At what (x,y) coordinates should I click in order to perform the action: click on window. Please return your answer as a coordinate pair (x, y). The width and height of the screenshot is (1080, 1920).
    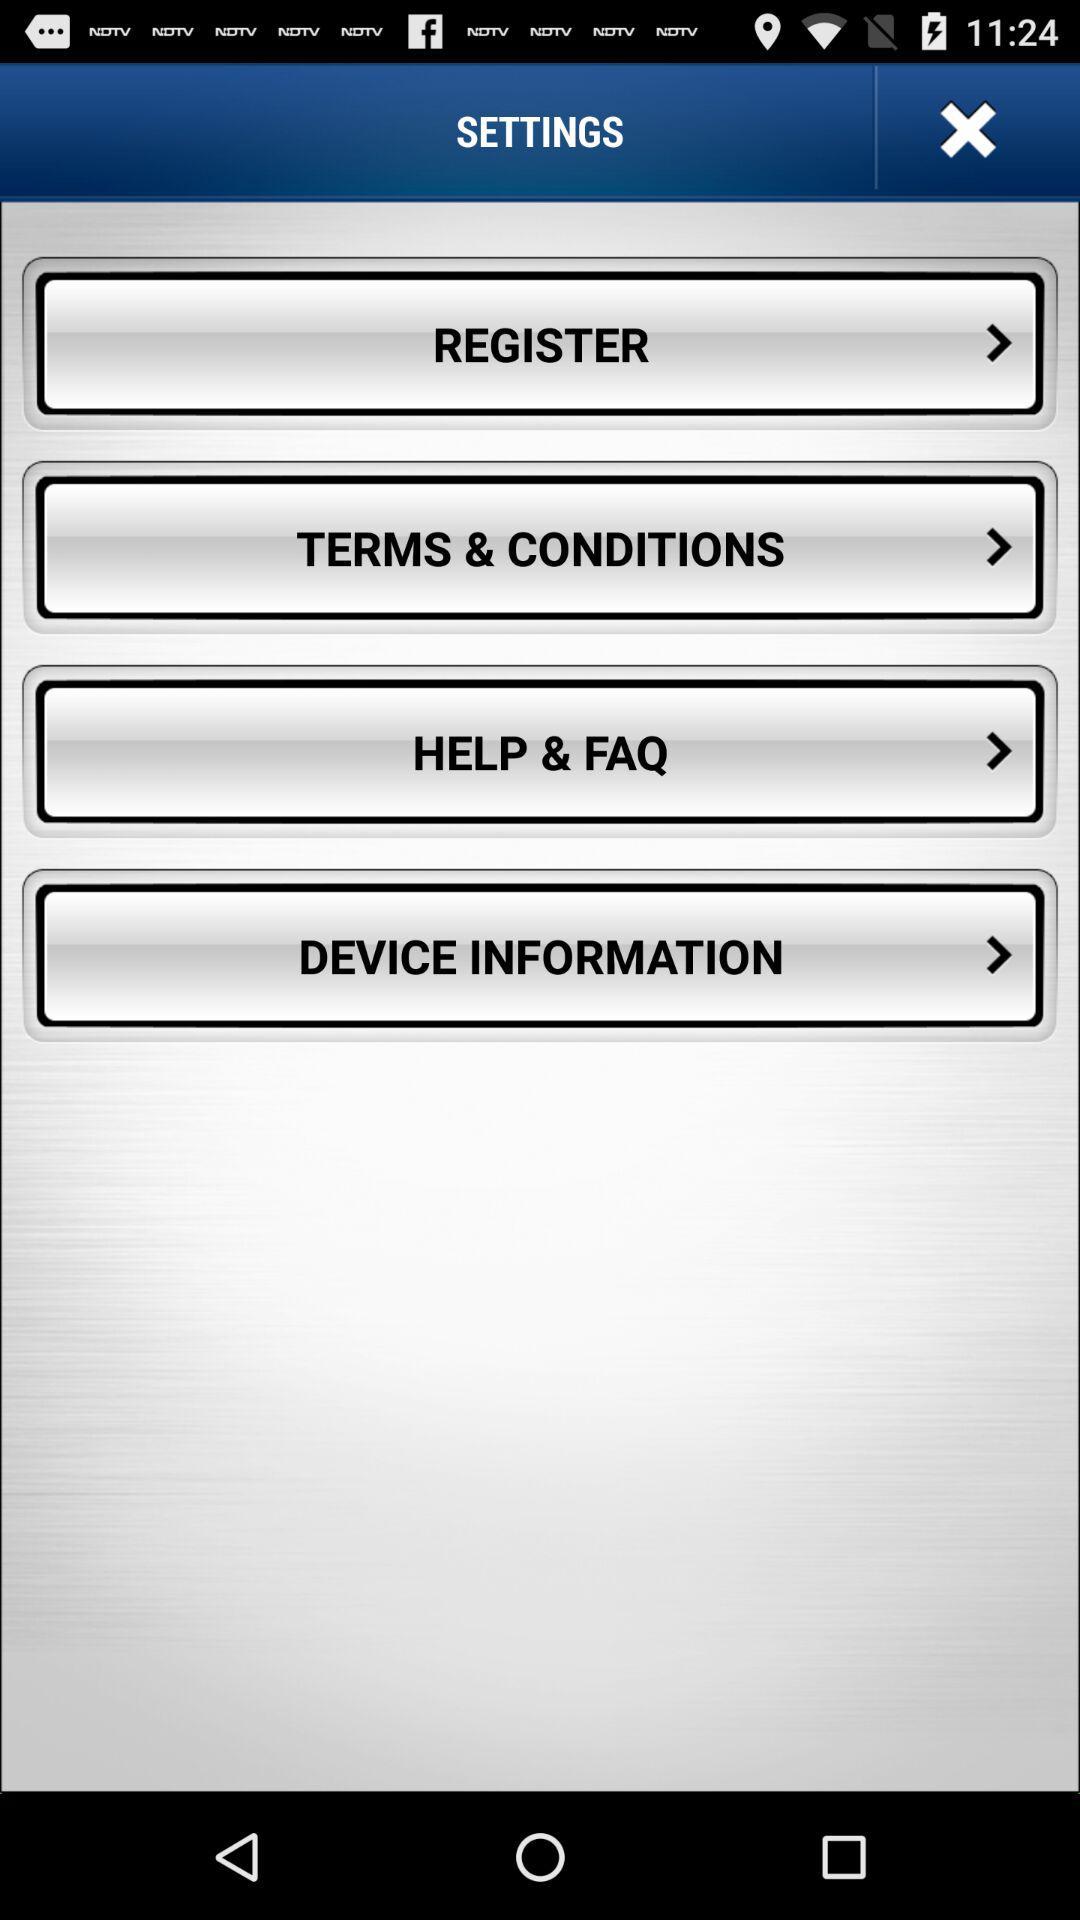
    Looking at the image, I should click on (964, 129).